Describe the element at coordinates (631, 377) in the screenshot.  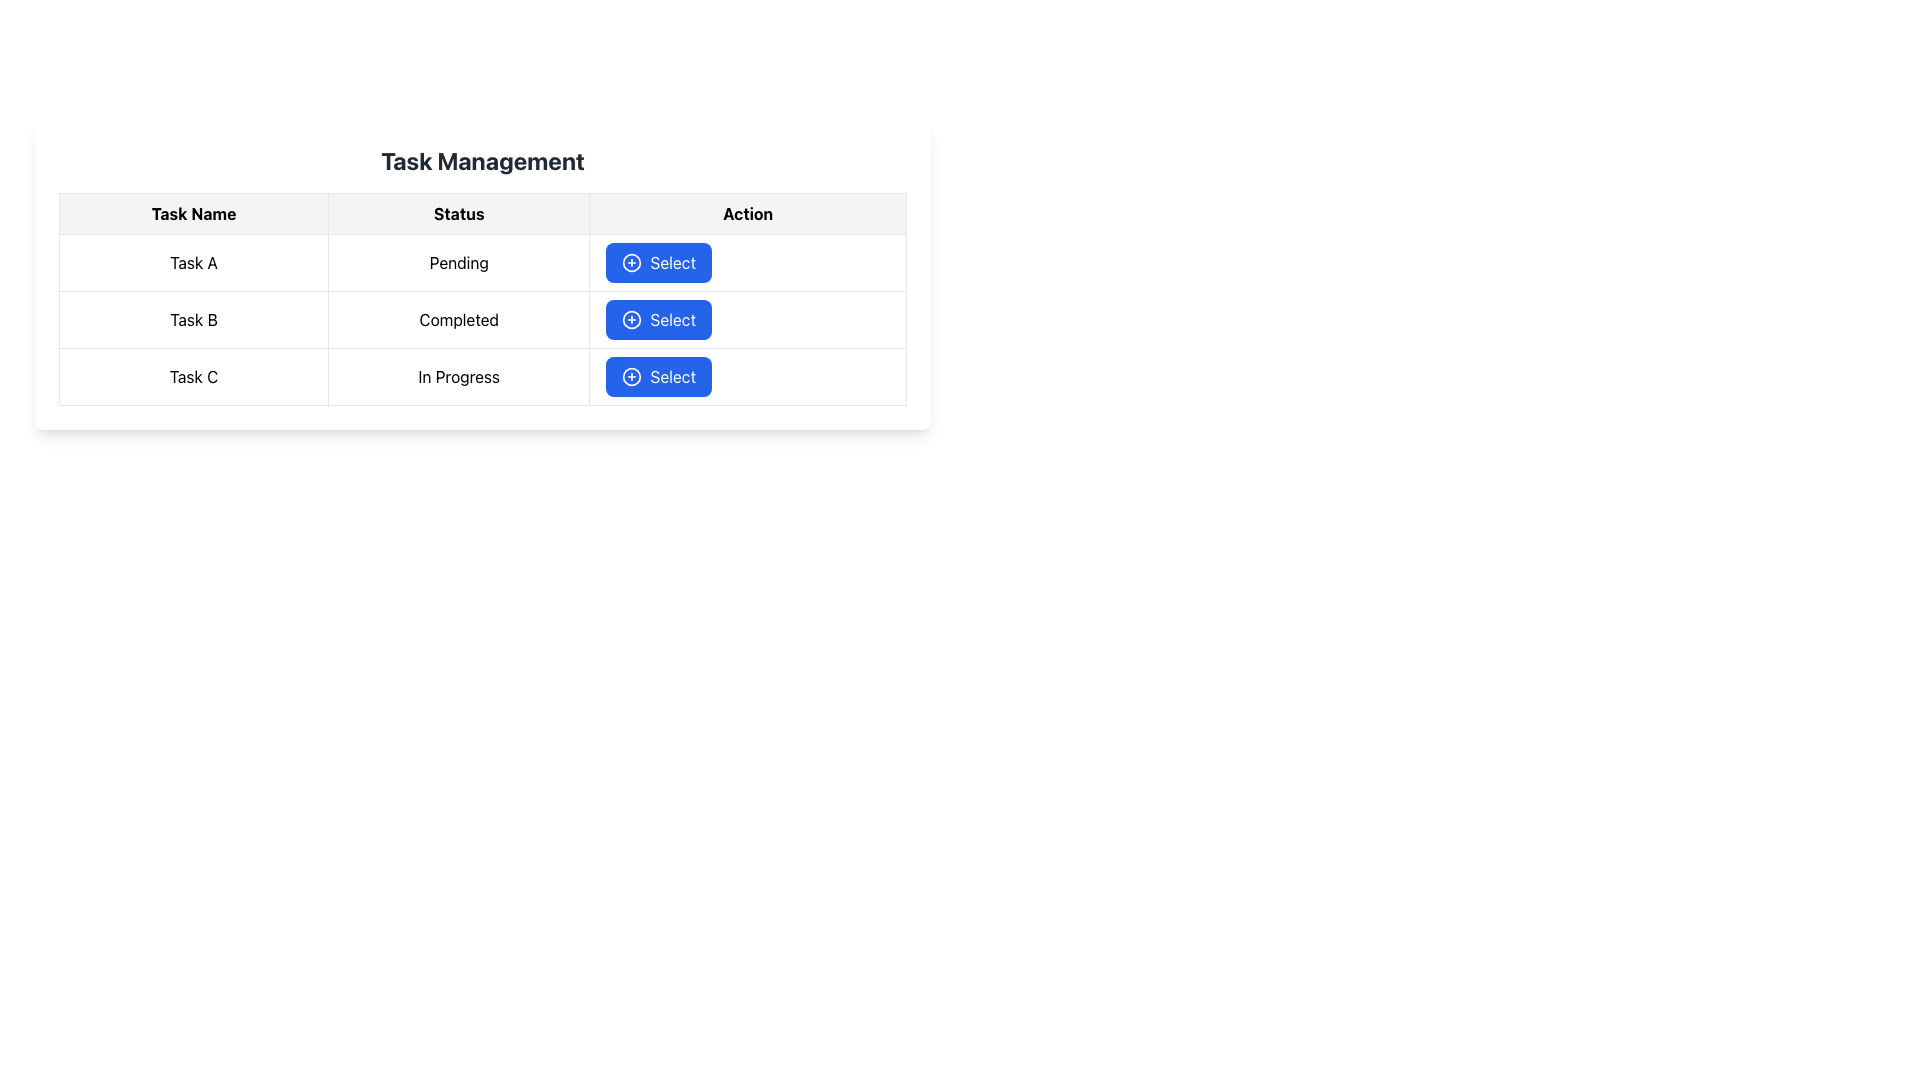
I see `the circular icon with a plus symbol located within the 'Select' button in the 'Action' column of the 'Task C' row` at that location.